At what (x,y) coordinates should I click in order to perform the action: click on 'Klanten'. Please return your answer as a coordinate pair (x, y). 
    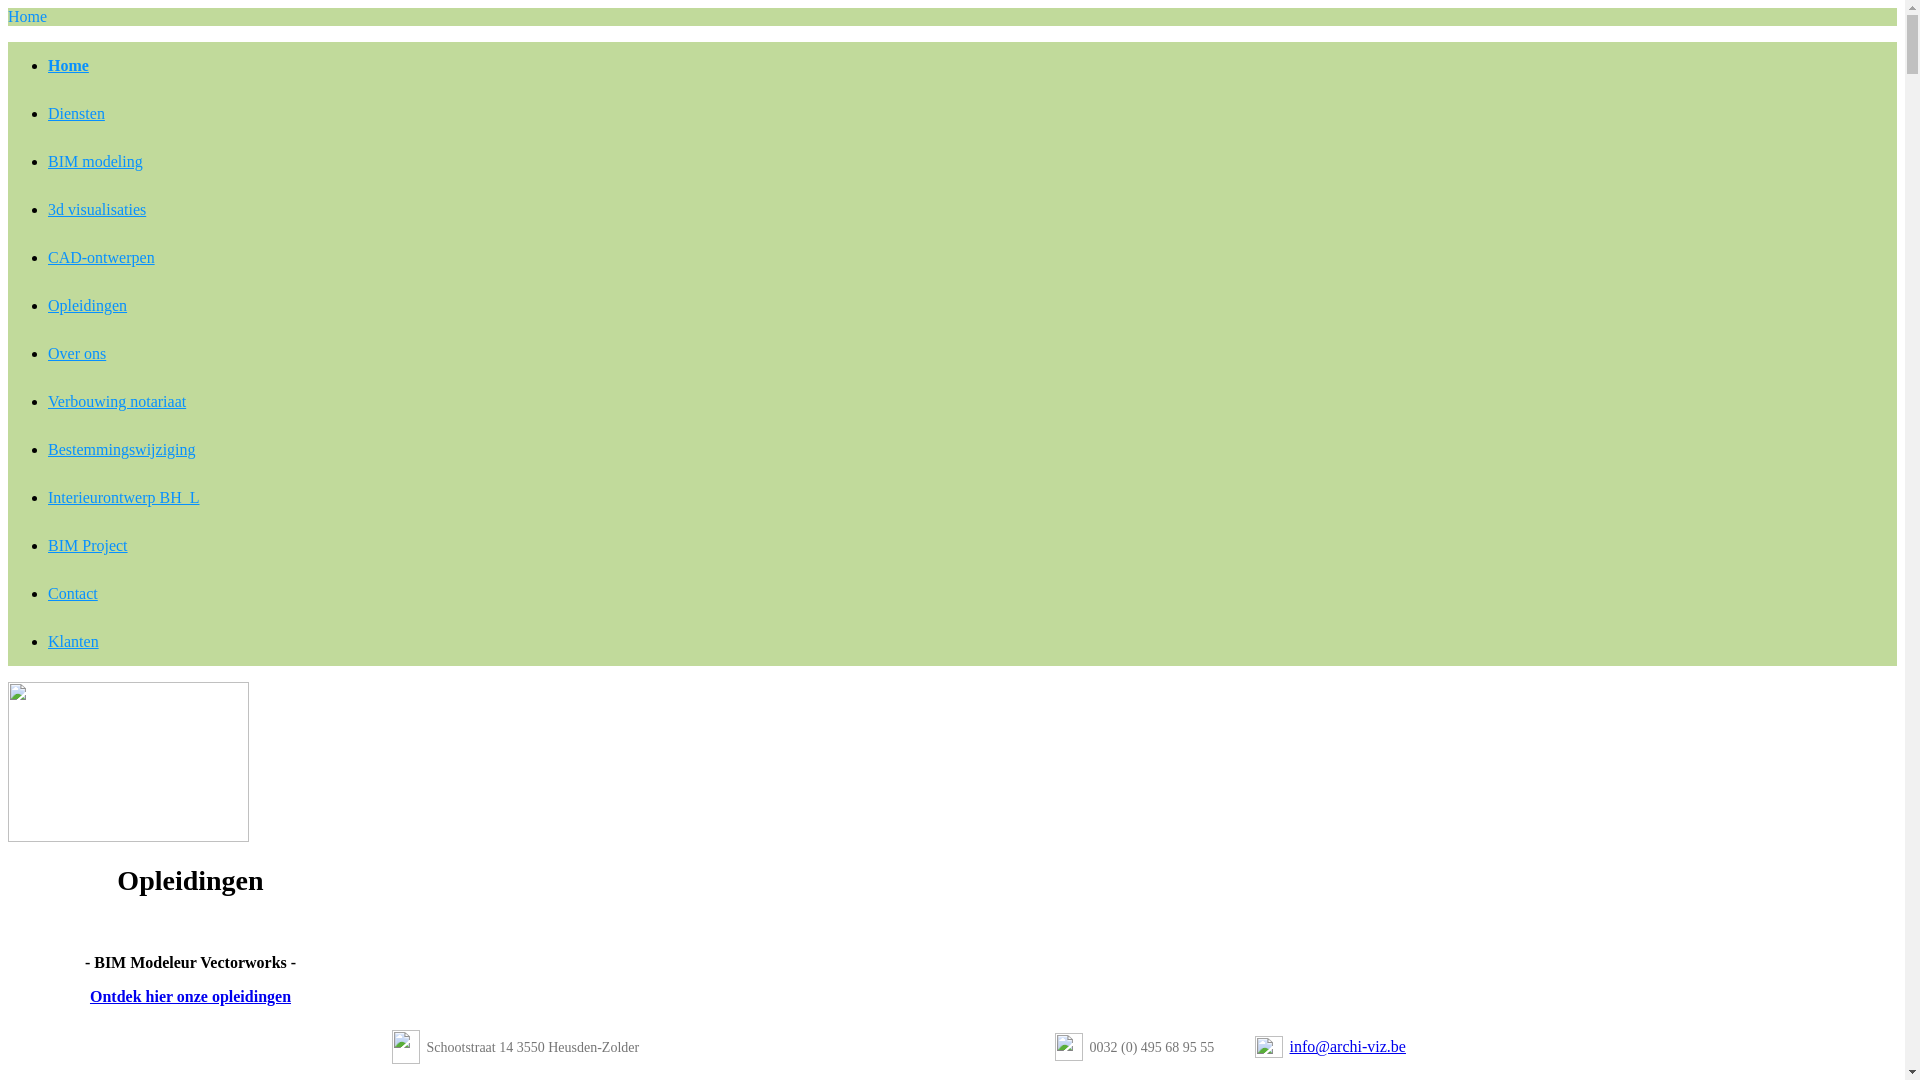
    Looking at the image, I should click on (73, 641).